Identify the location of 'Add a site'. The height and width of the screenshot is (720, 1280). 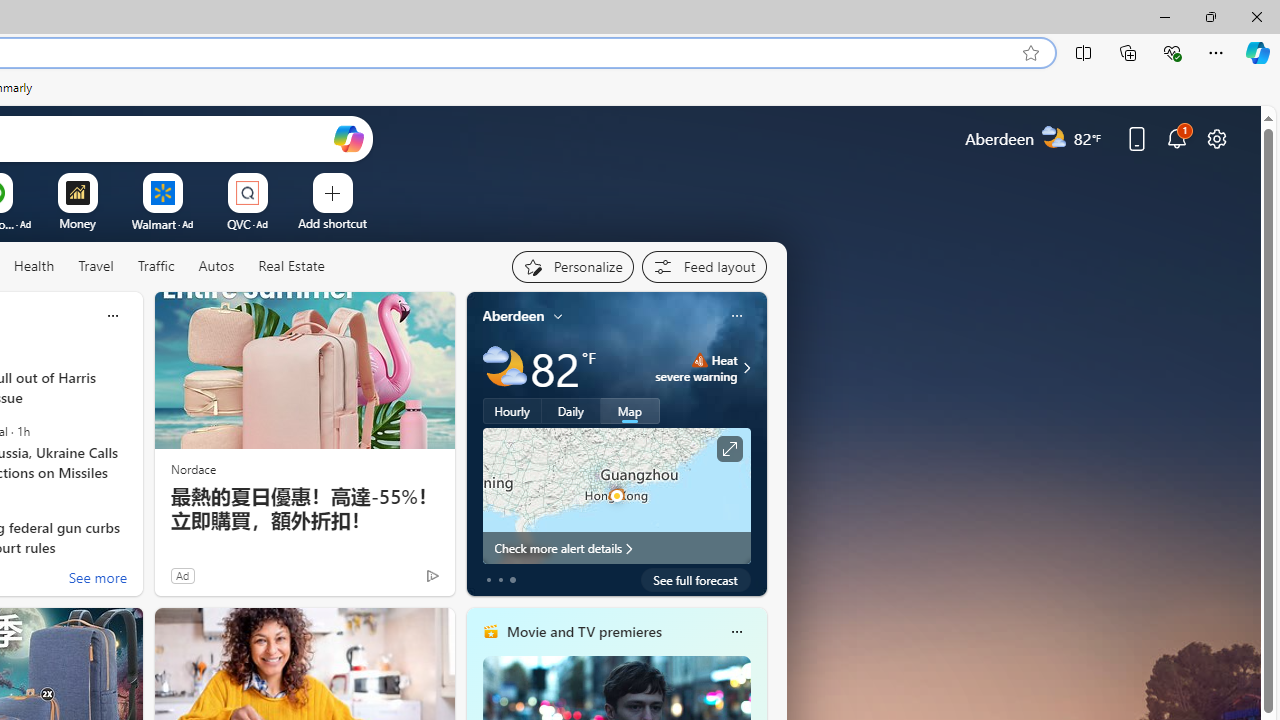
(332, 223).